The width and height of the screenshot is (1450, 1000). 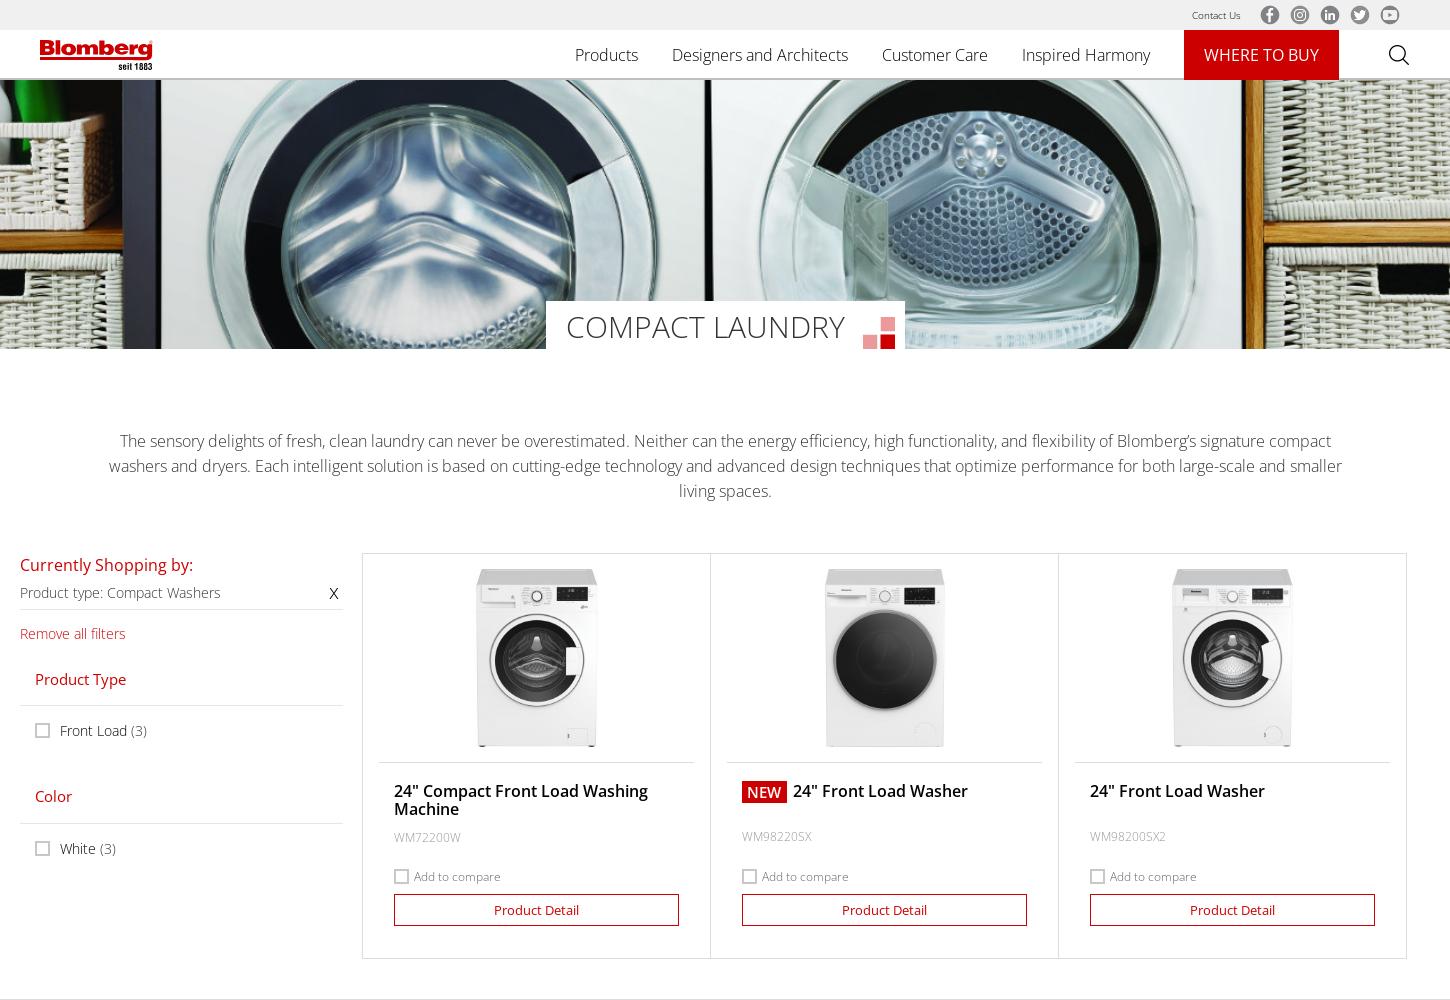 What do you see at coordinates (20, 632) in the screenshot?
I see `'Remove all filters'` at bounding box center [20, 632].